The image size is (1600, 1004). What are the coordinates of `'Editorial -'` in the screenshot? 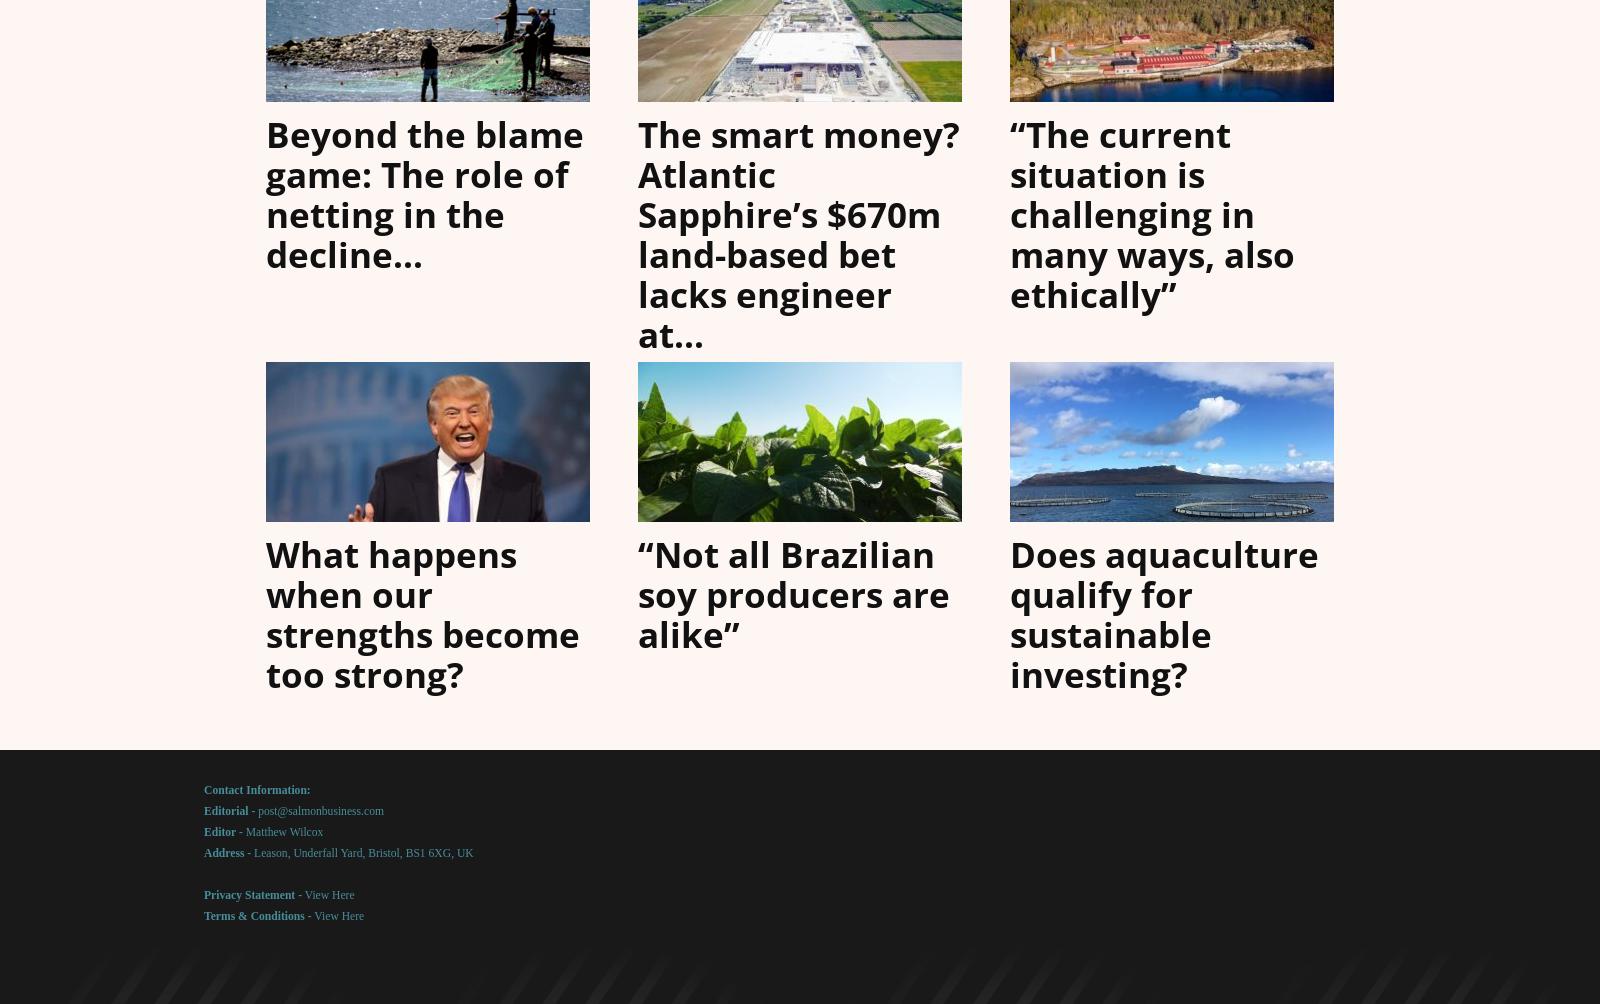 It's located at (229, 810).